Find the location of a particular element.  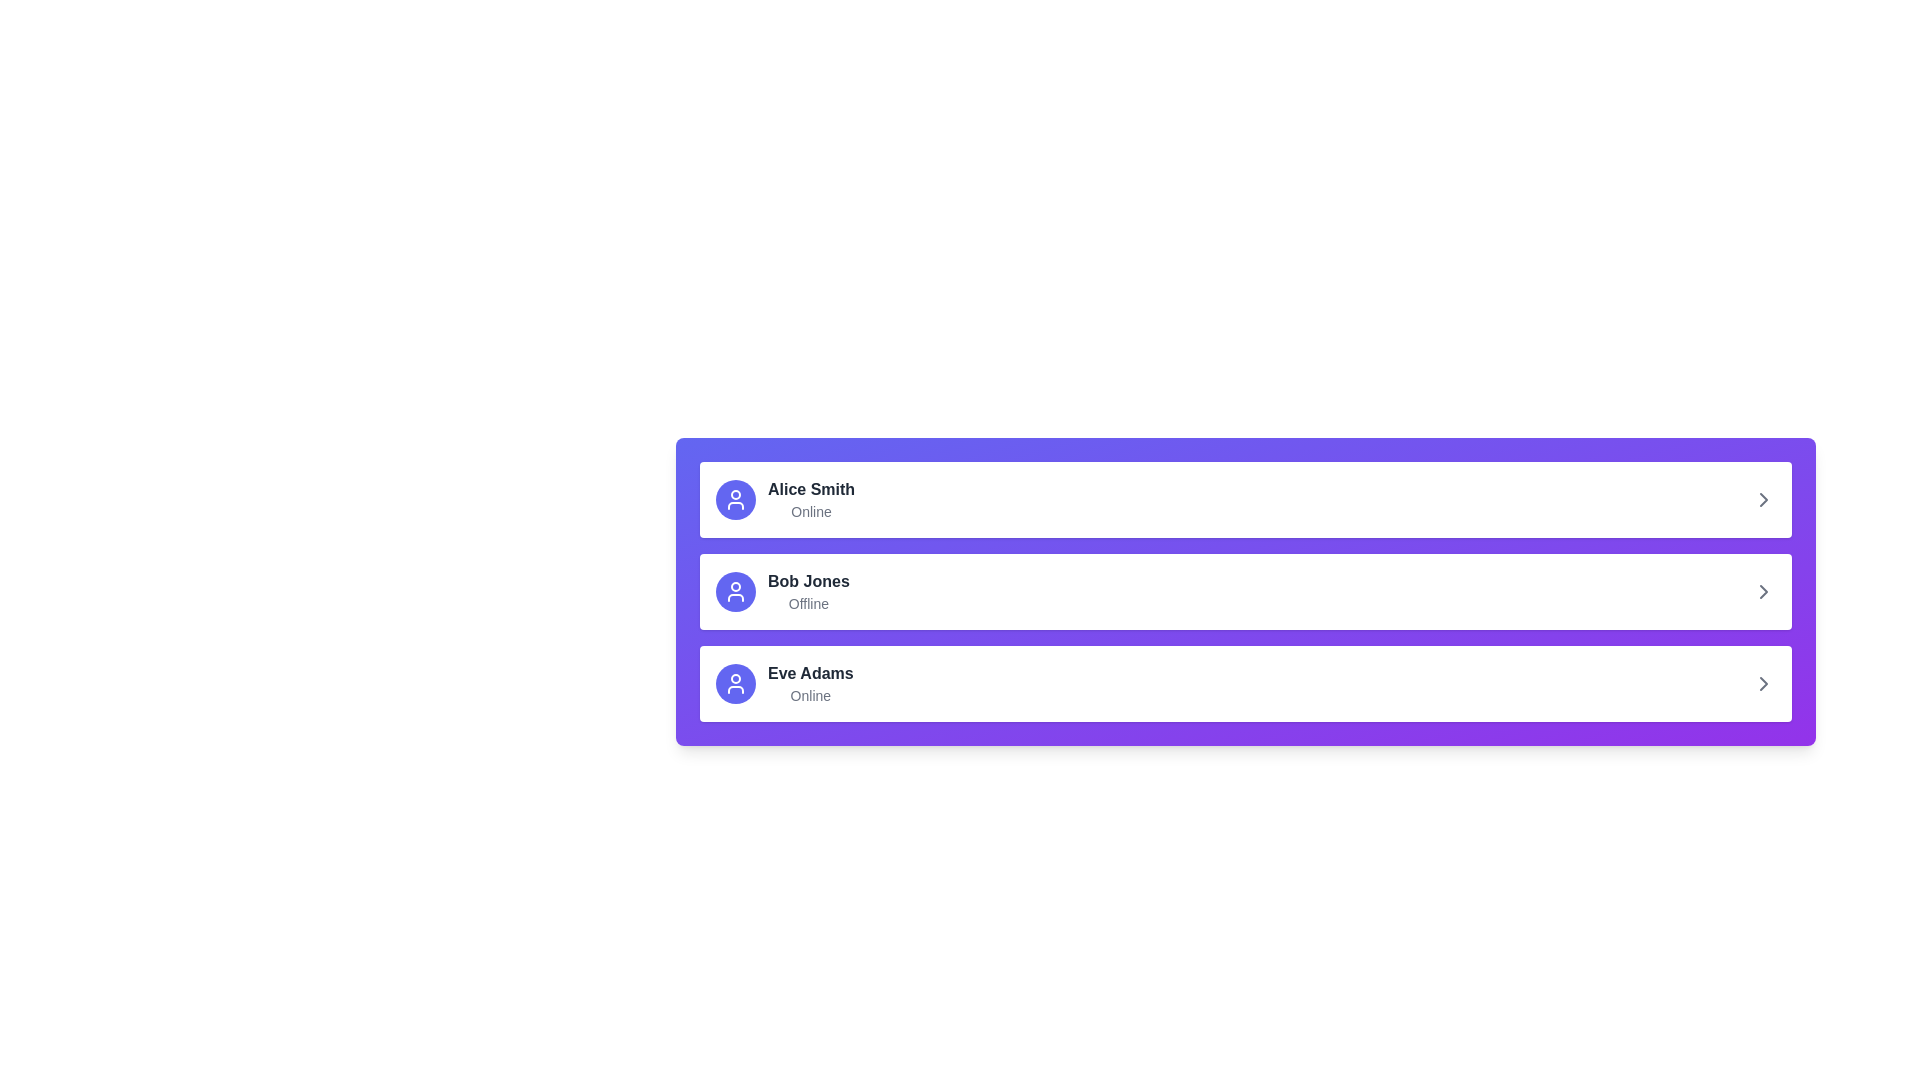

the right-pointing chevron arrow icon in the first item of the list containing 'Alice Smith' is located at coordinates (1763, 499).